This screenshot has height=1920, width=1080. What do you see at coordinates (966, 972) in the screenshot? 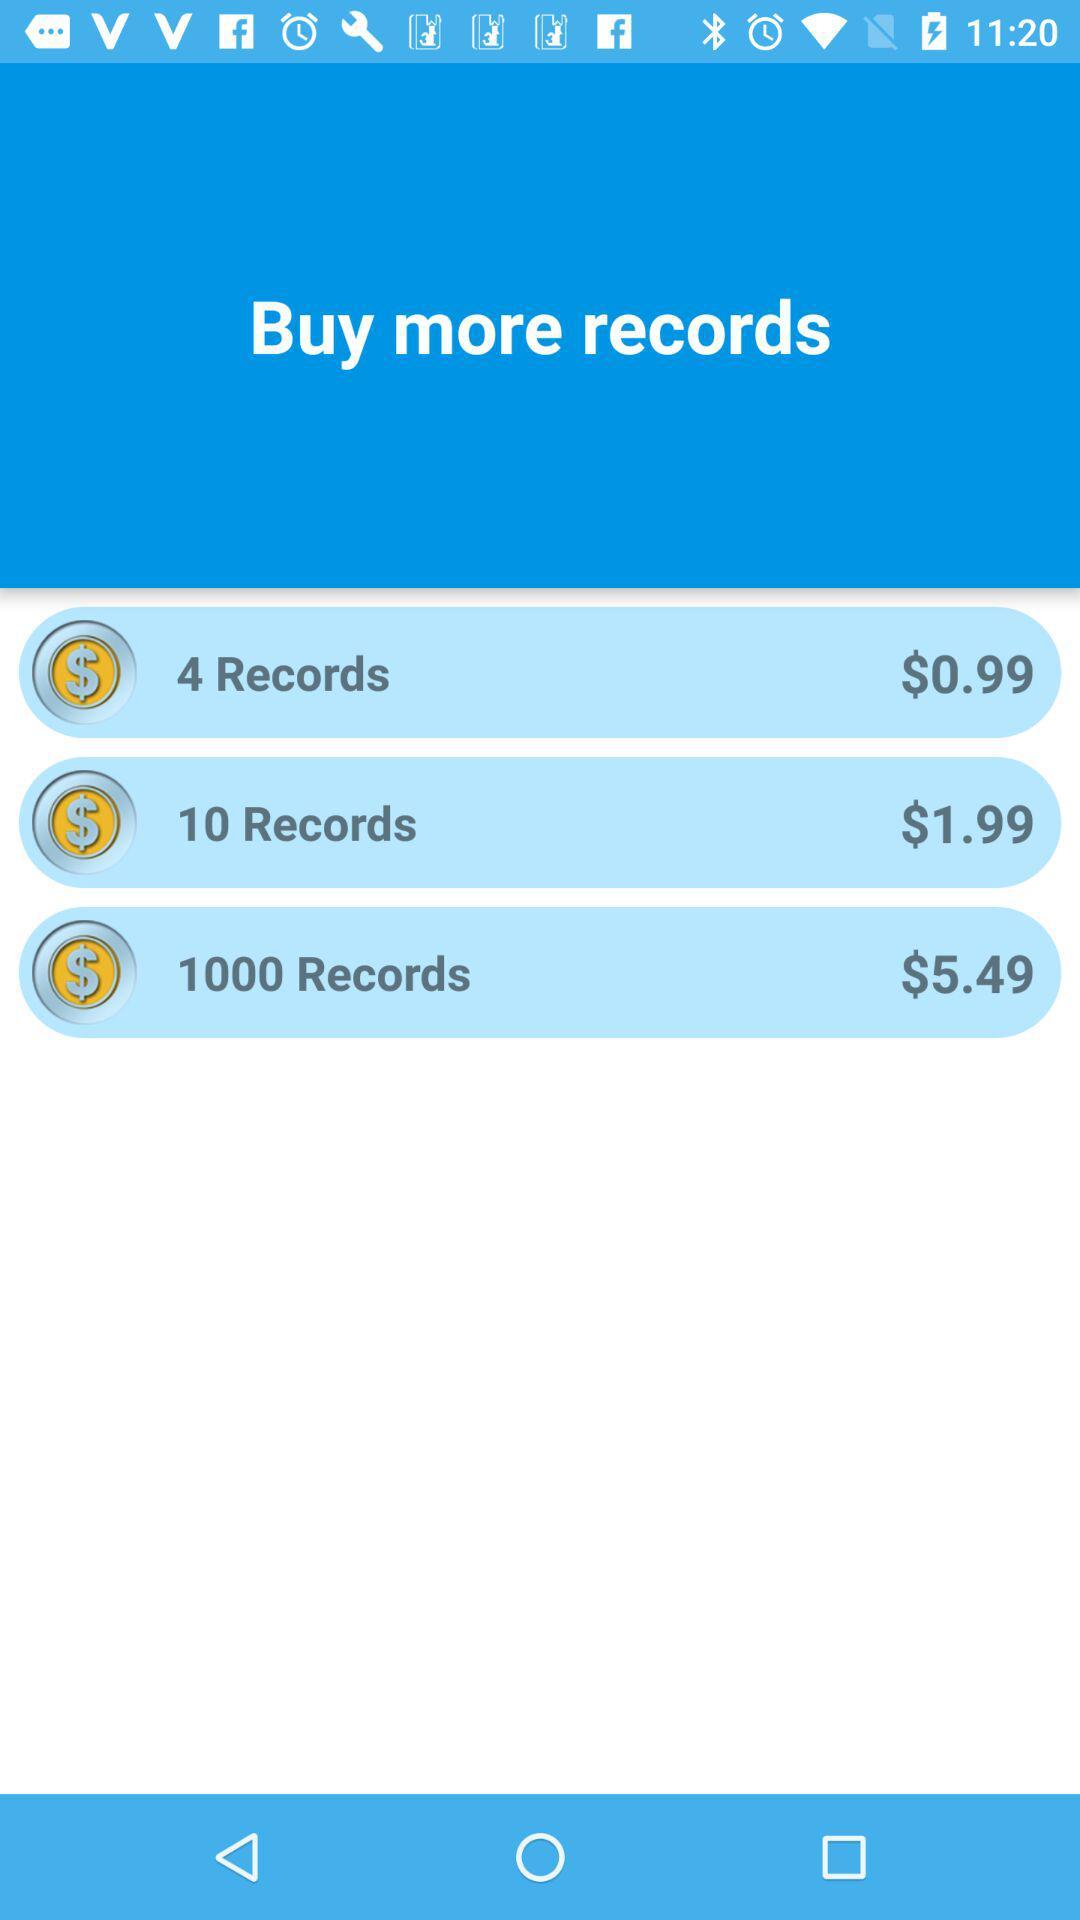
I see `the item next to the 1000 records app` at bounding box center [966, 972].